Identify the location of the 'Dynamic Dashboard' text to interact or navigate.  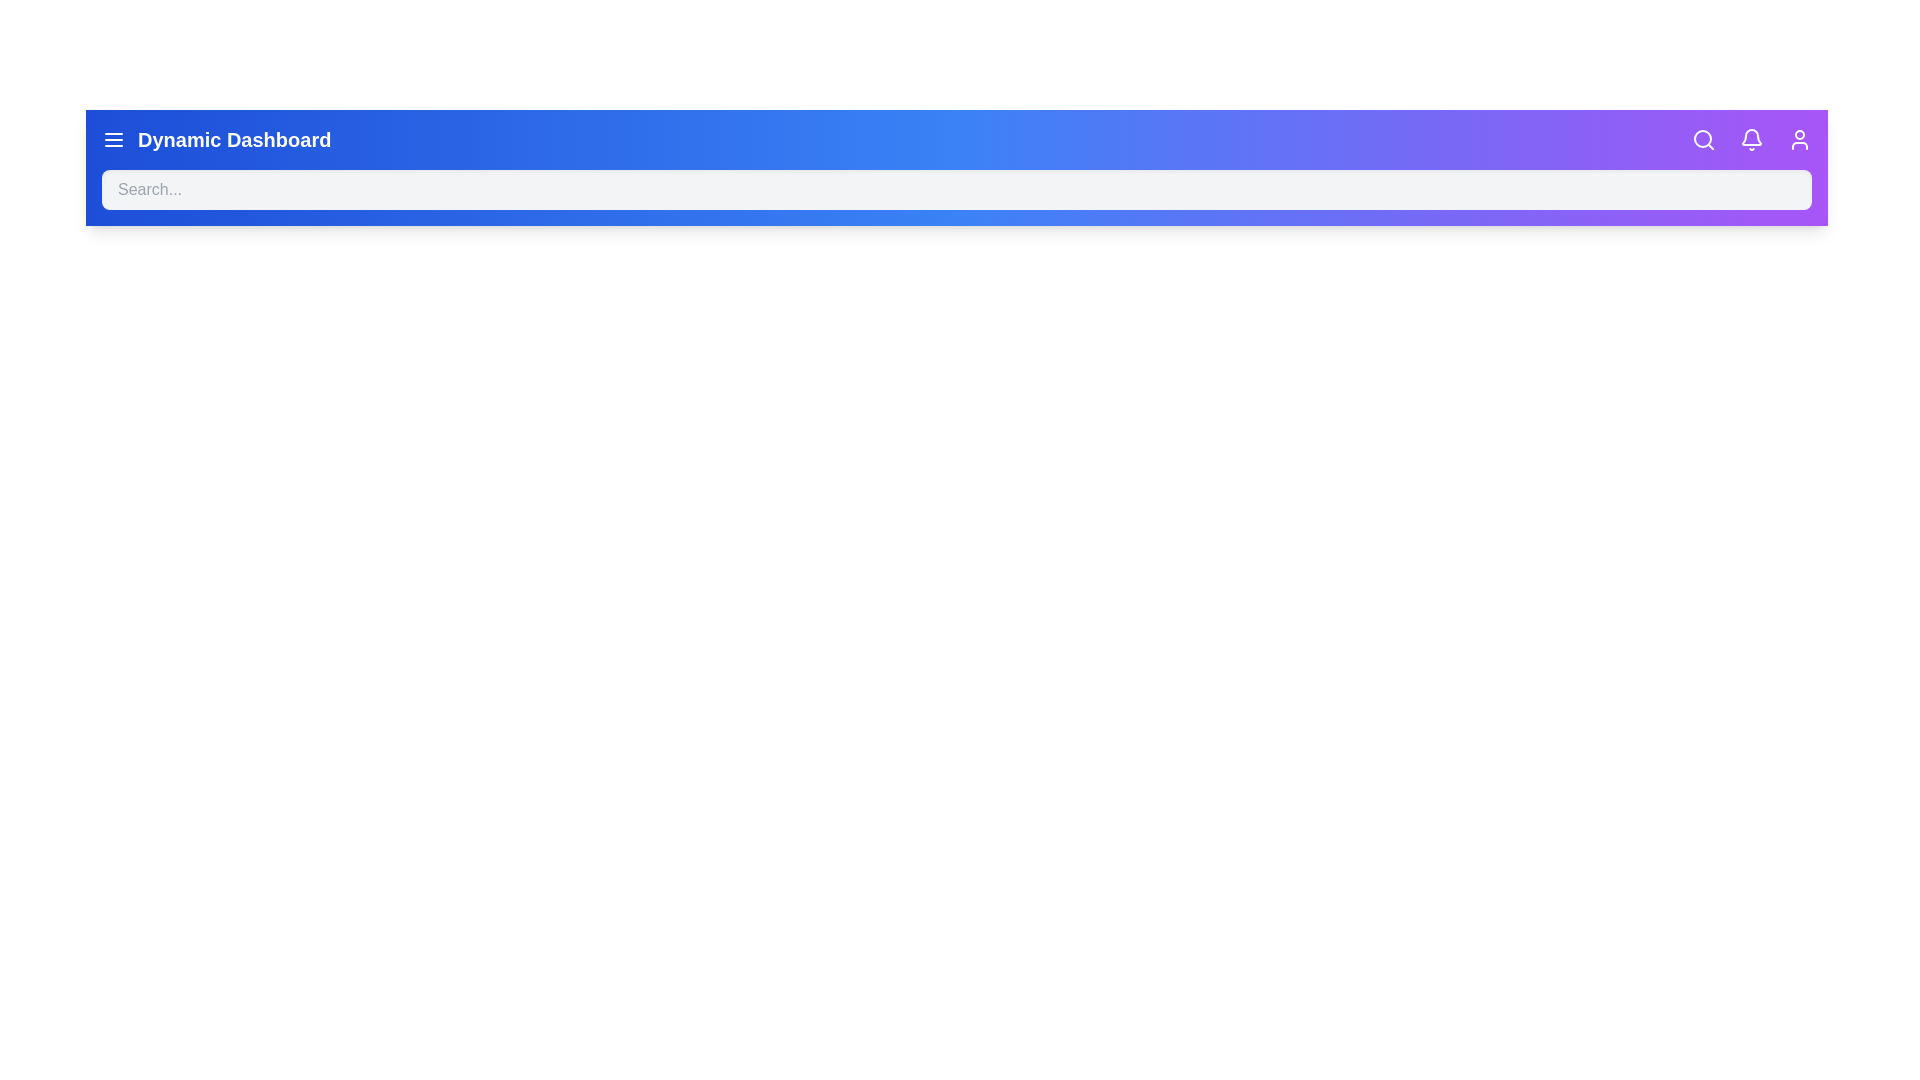
(234, 138).